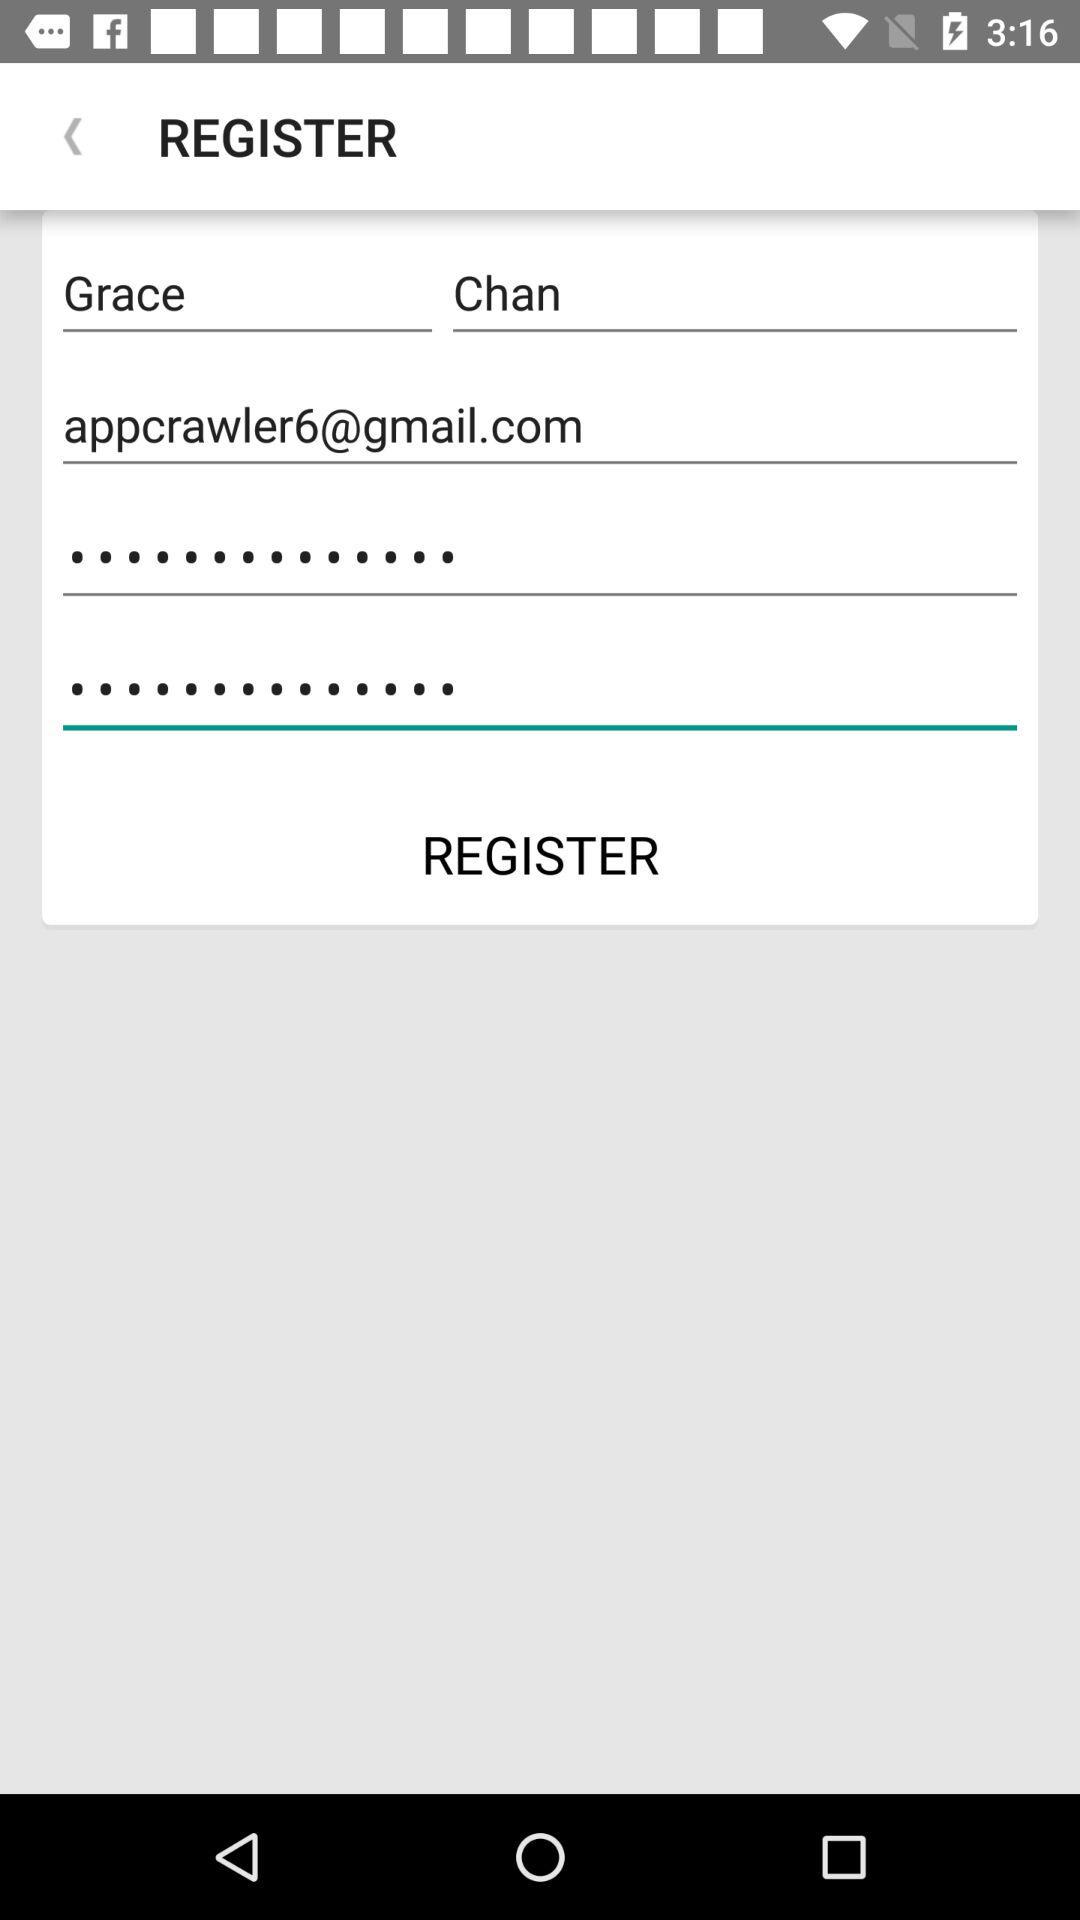 The image size is (1080, 1920). I want to click on item to the left of register, so click(72, 135).